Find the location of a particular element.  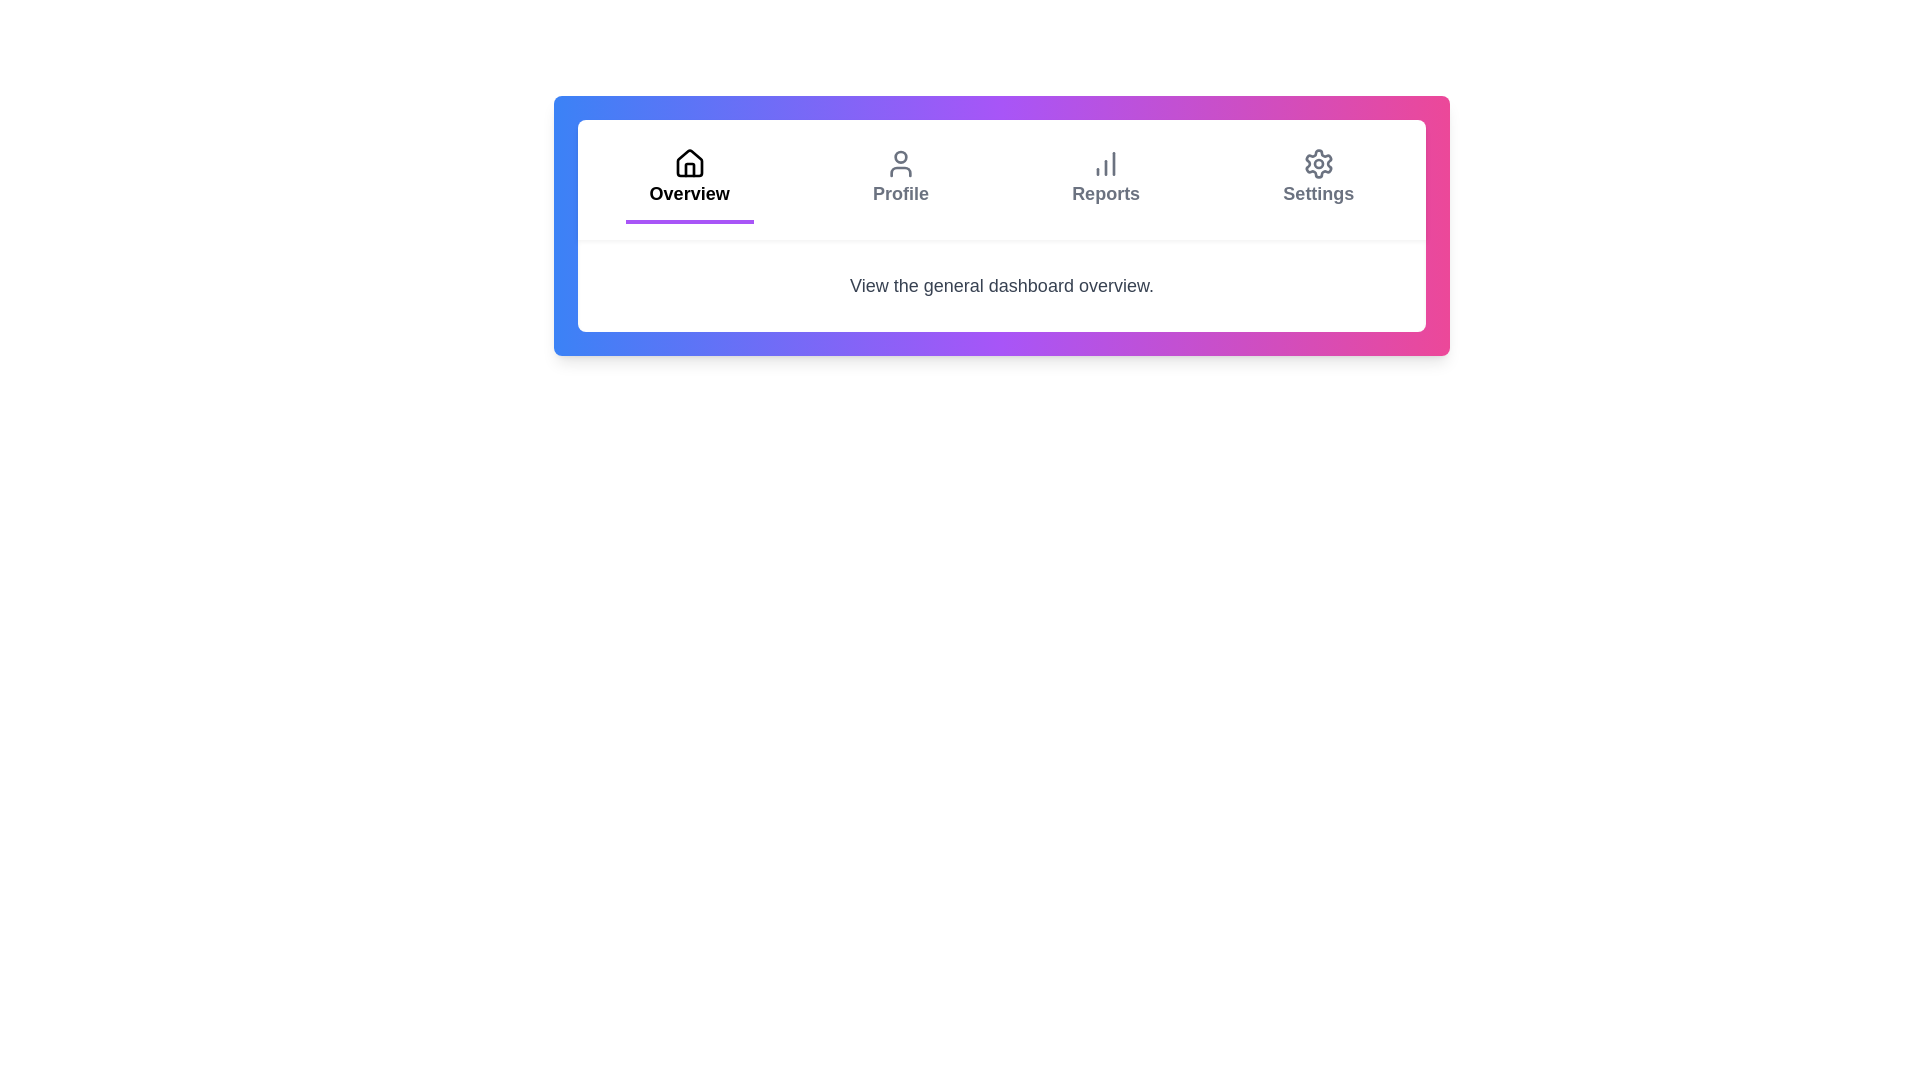

the text element displaying 'View the general dashboard overview' located beneath the navigation bar with a white background is located at coordinates (1002, 285).